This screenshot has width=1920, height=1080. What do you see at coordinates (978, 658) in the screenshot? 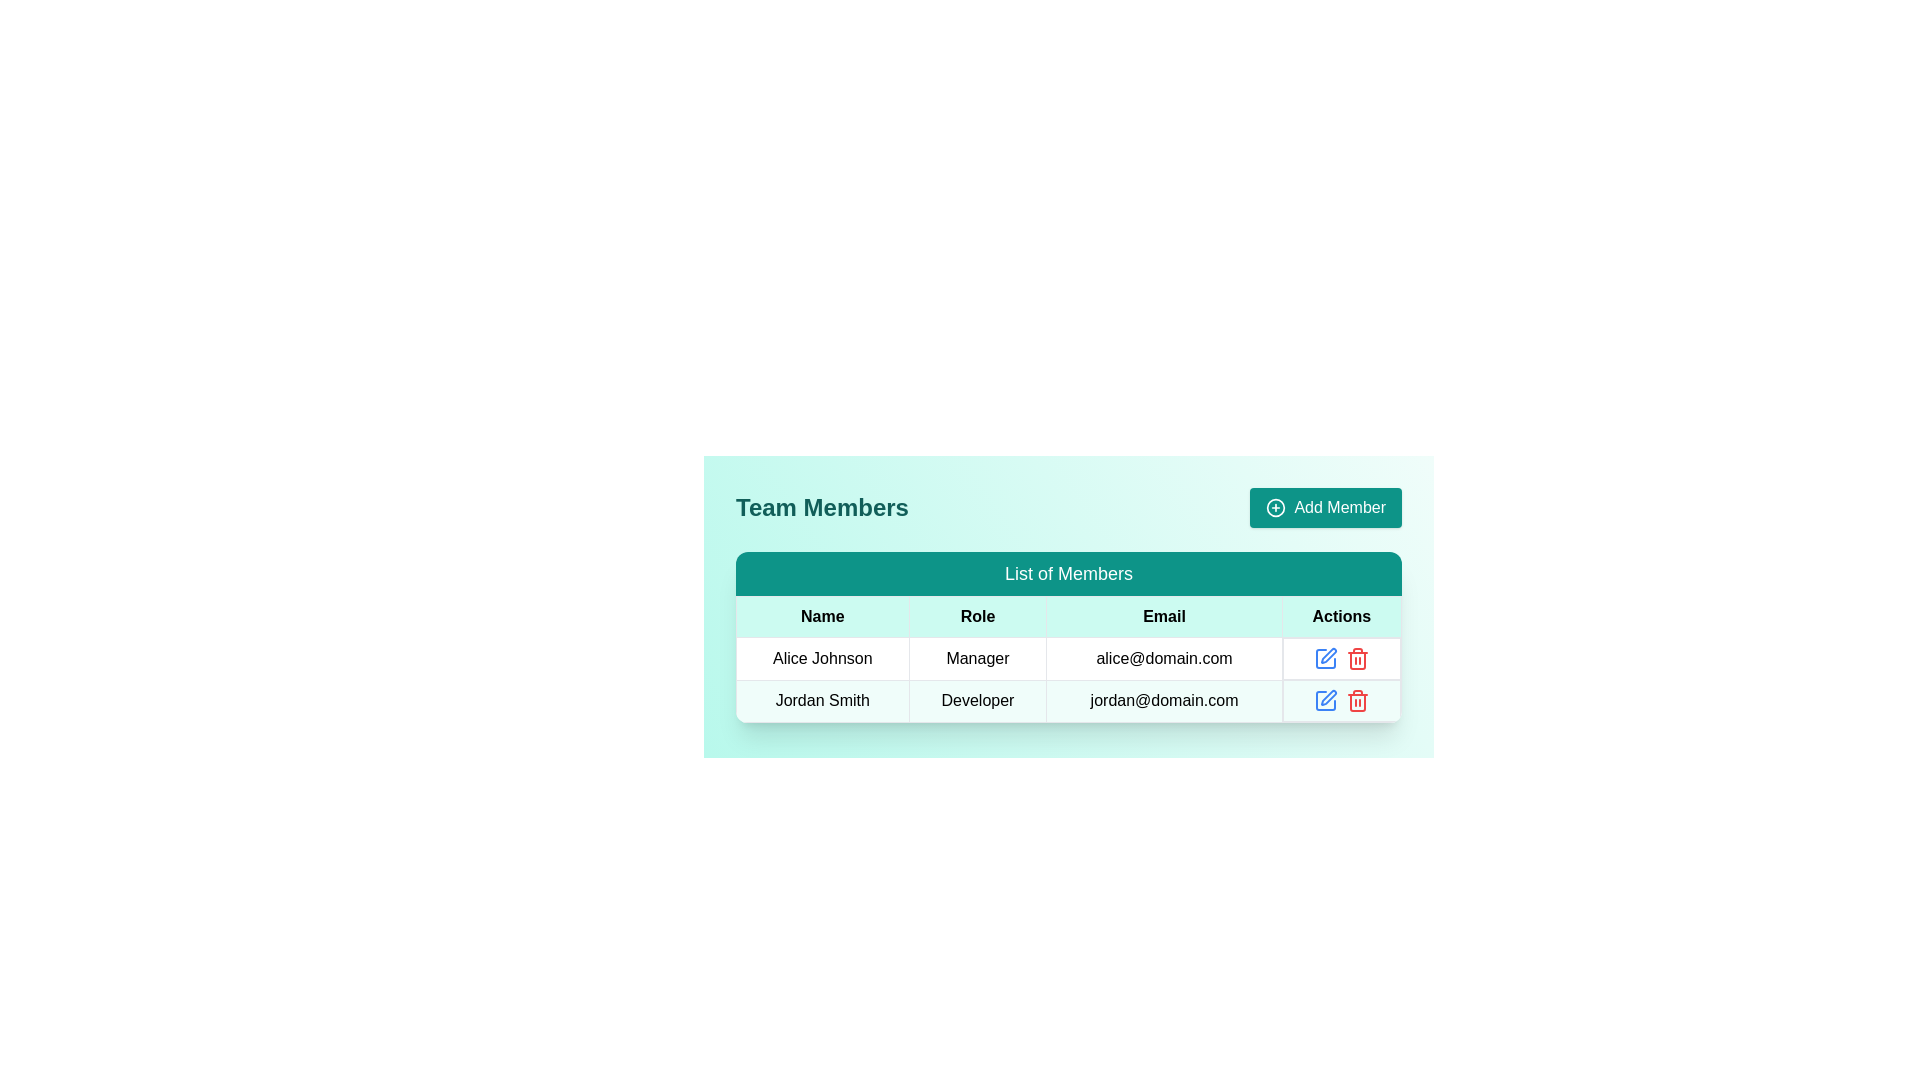
I see `the static text label displaying 'Manager', which is located in the second column of the first row of the table under the header 'Role'` at bounding box center [978, 658].